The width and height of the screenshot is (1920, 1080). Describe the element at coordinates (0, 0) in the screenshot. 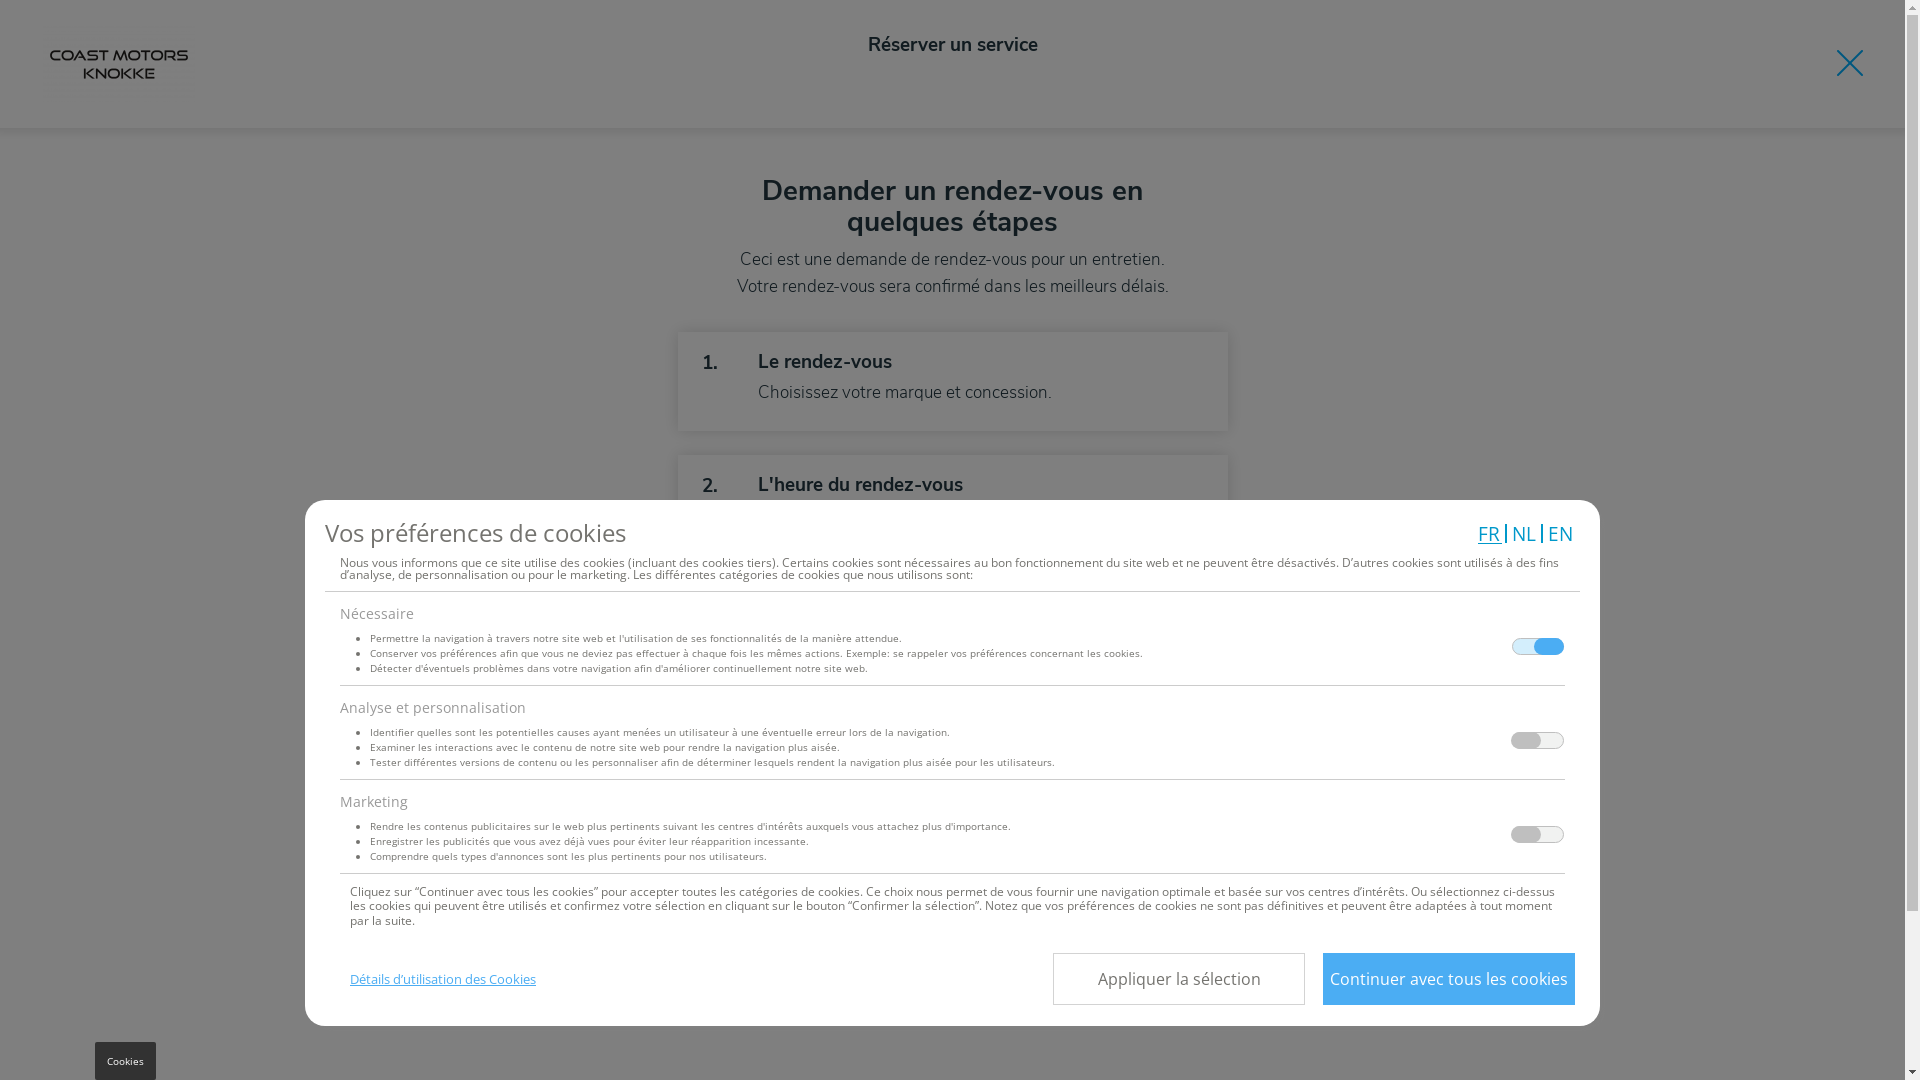

I see `'Aller au contenu principal'` at that location.